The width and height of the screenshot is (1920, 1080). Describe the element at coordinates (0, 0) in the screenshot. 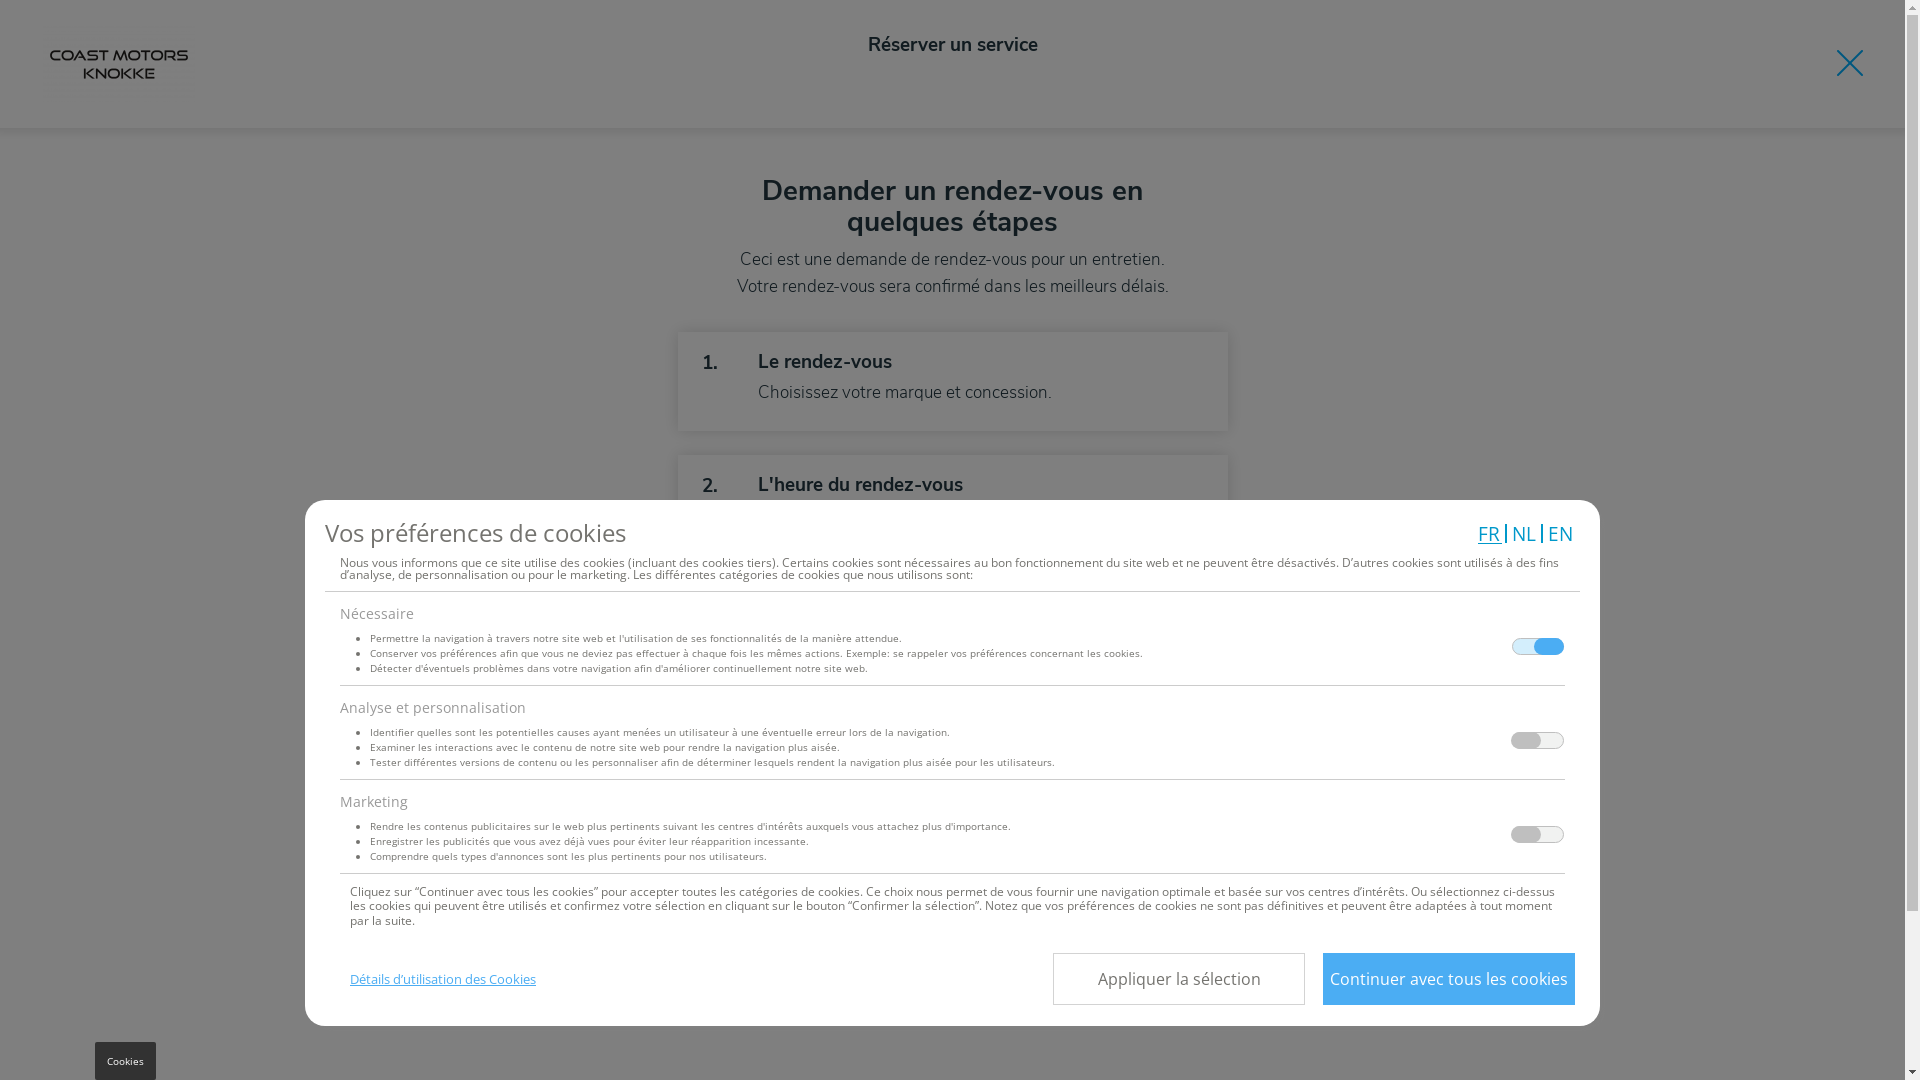

I see `'Aller au contenu principal'` at that location.